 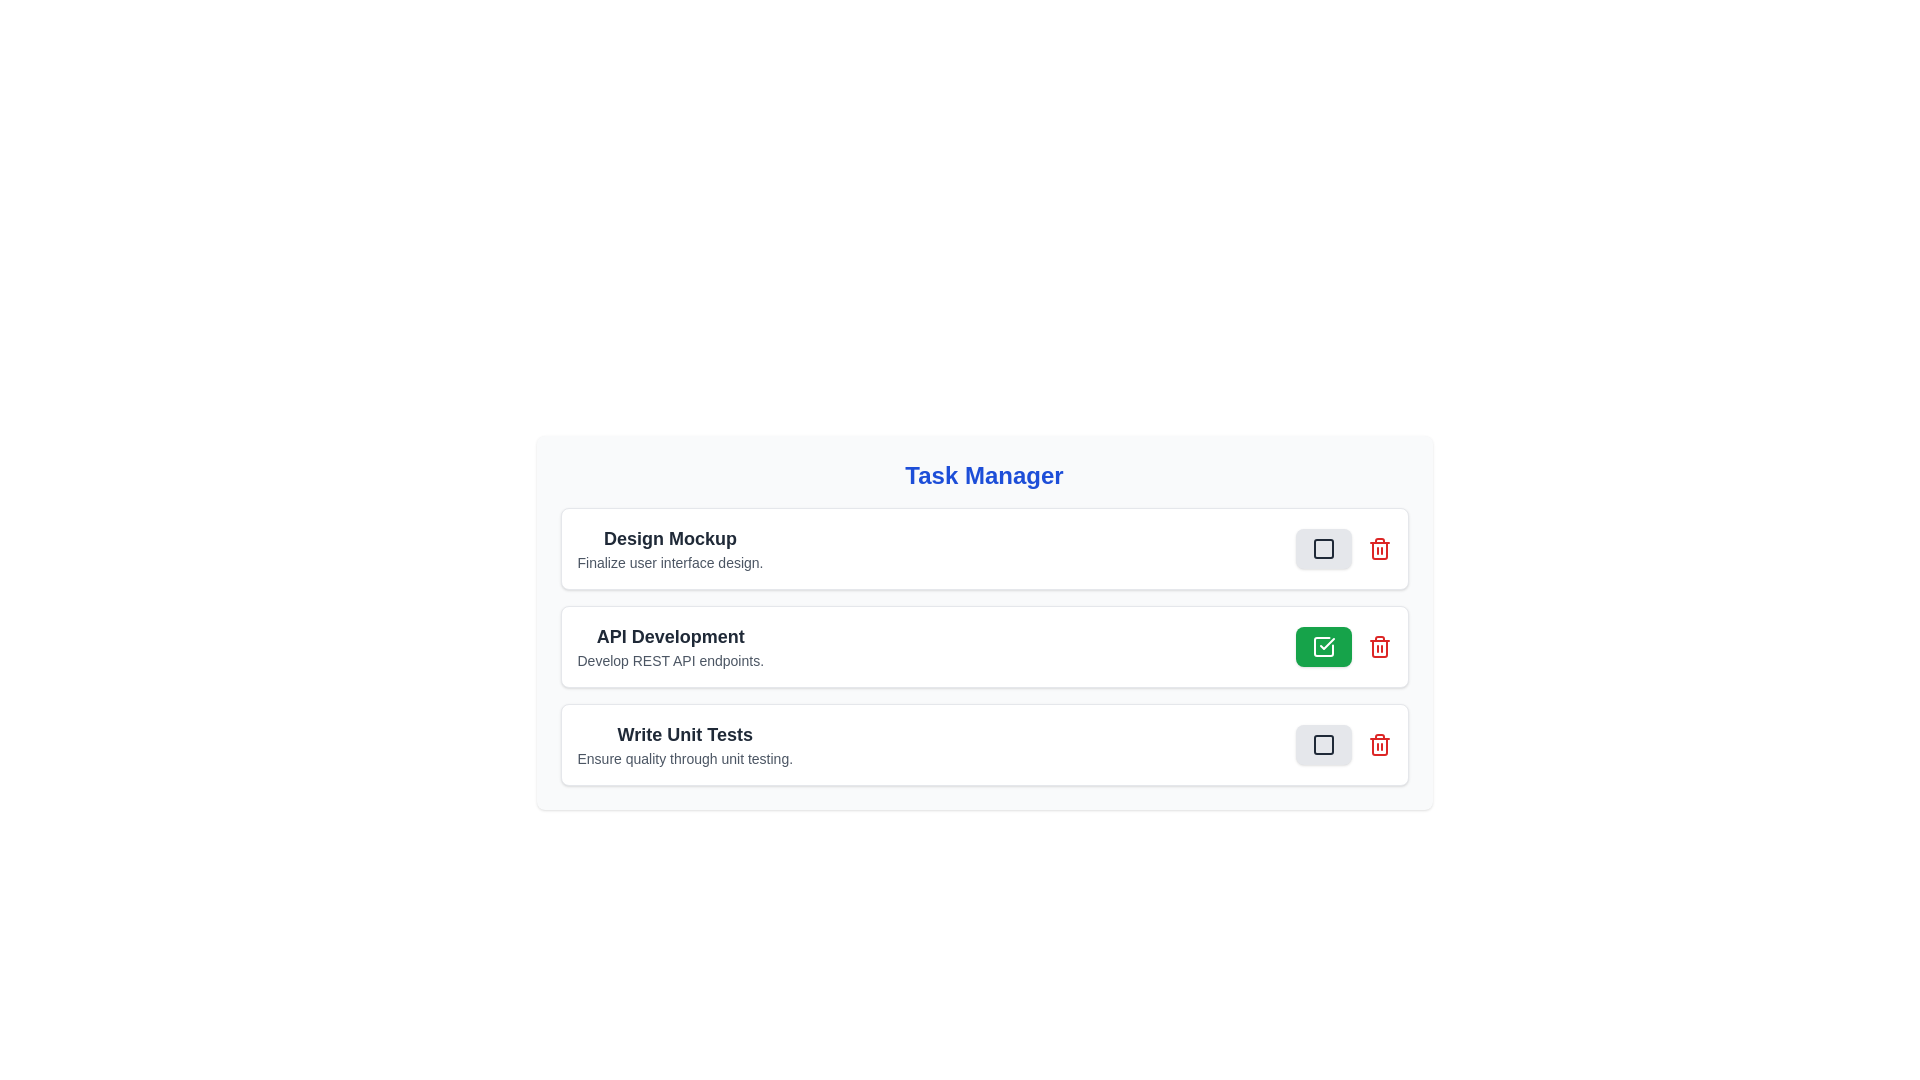 I want to click on text from the text label that says 'Ensure quality through unit testing.', located below the title 'Write Unit Tests' in the task management interface, so click(x=685, y=759).